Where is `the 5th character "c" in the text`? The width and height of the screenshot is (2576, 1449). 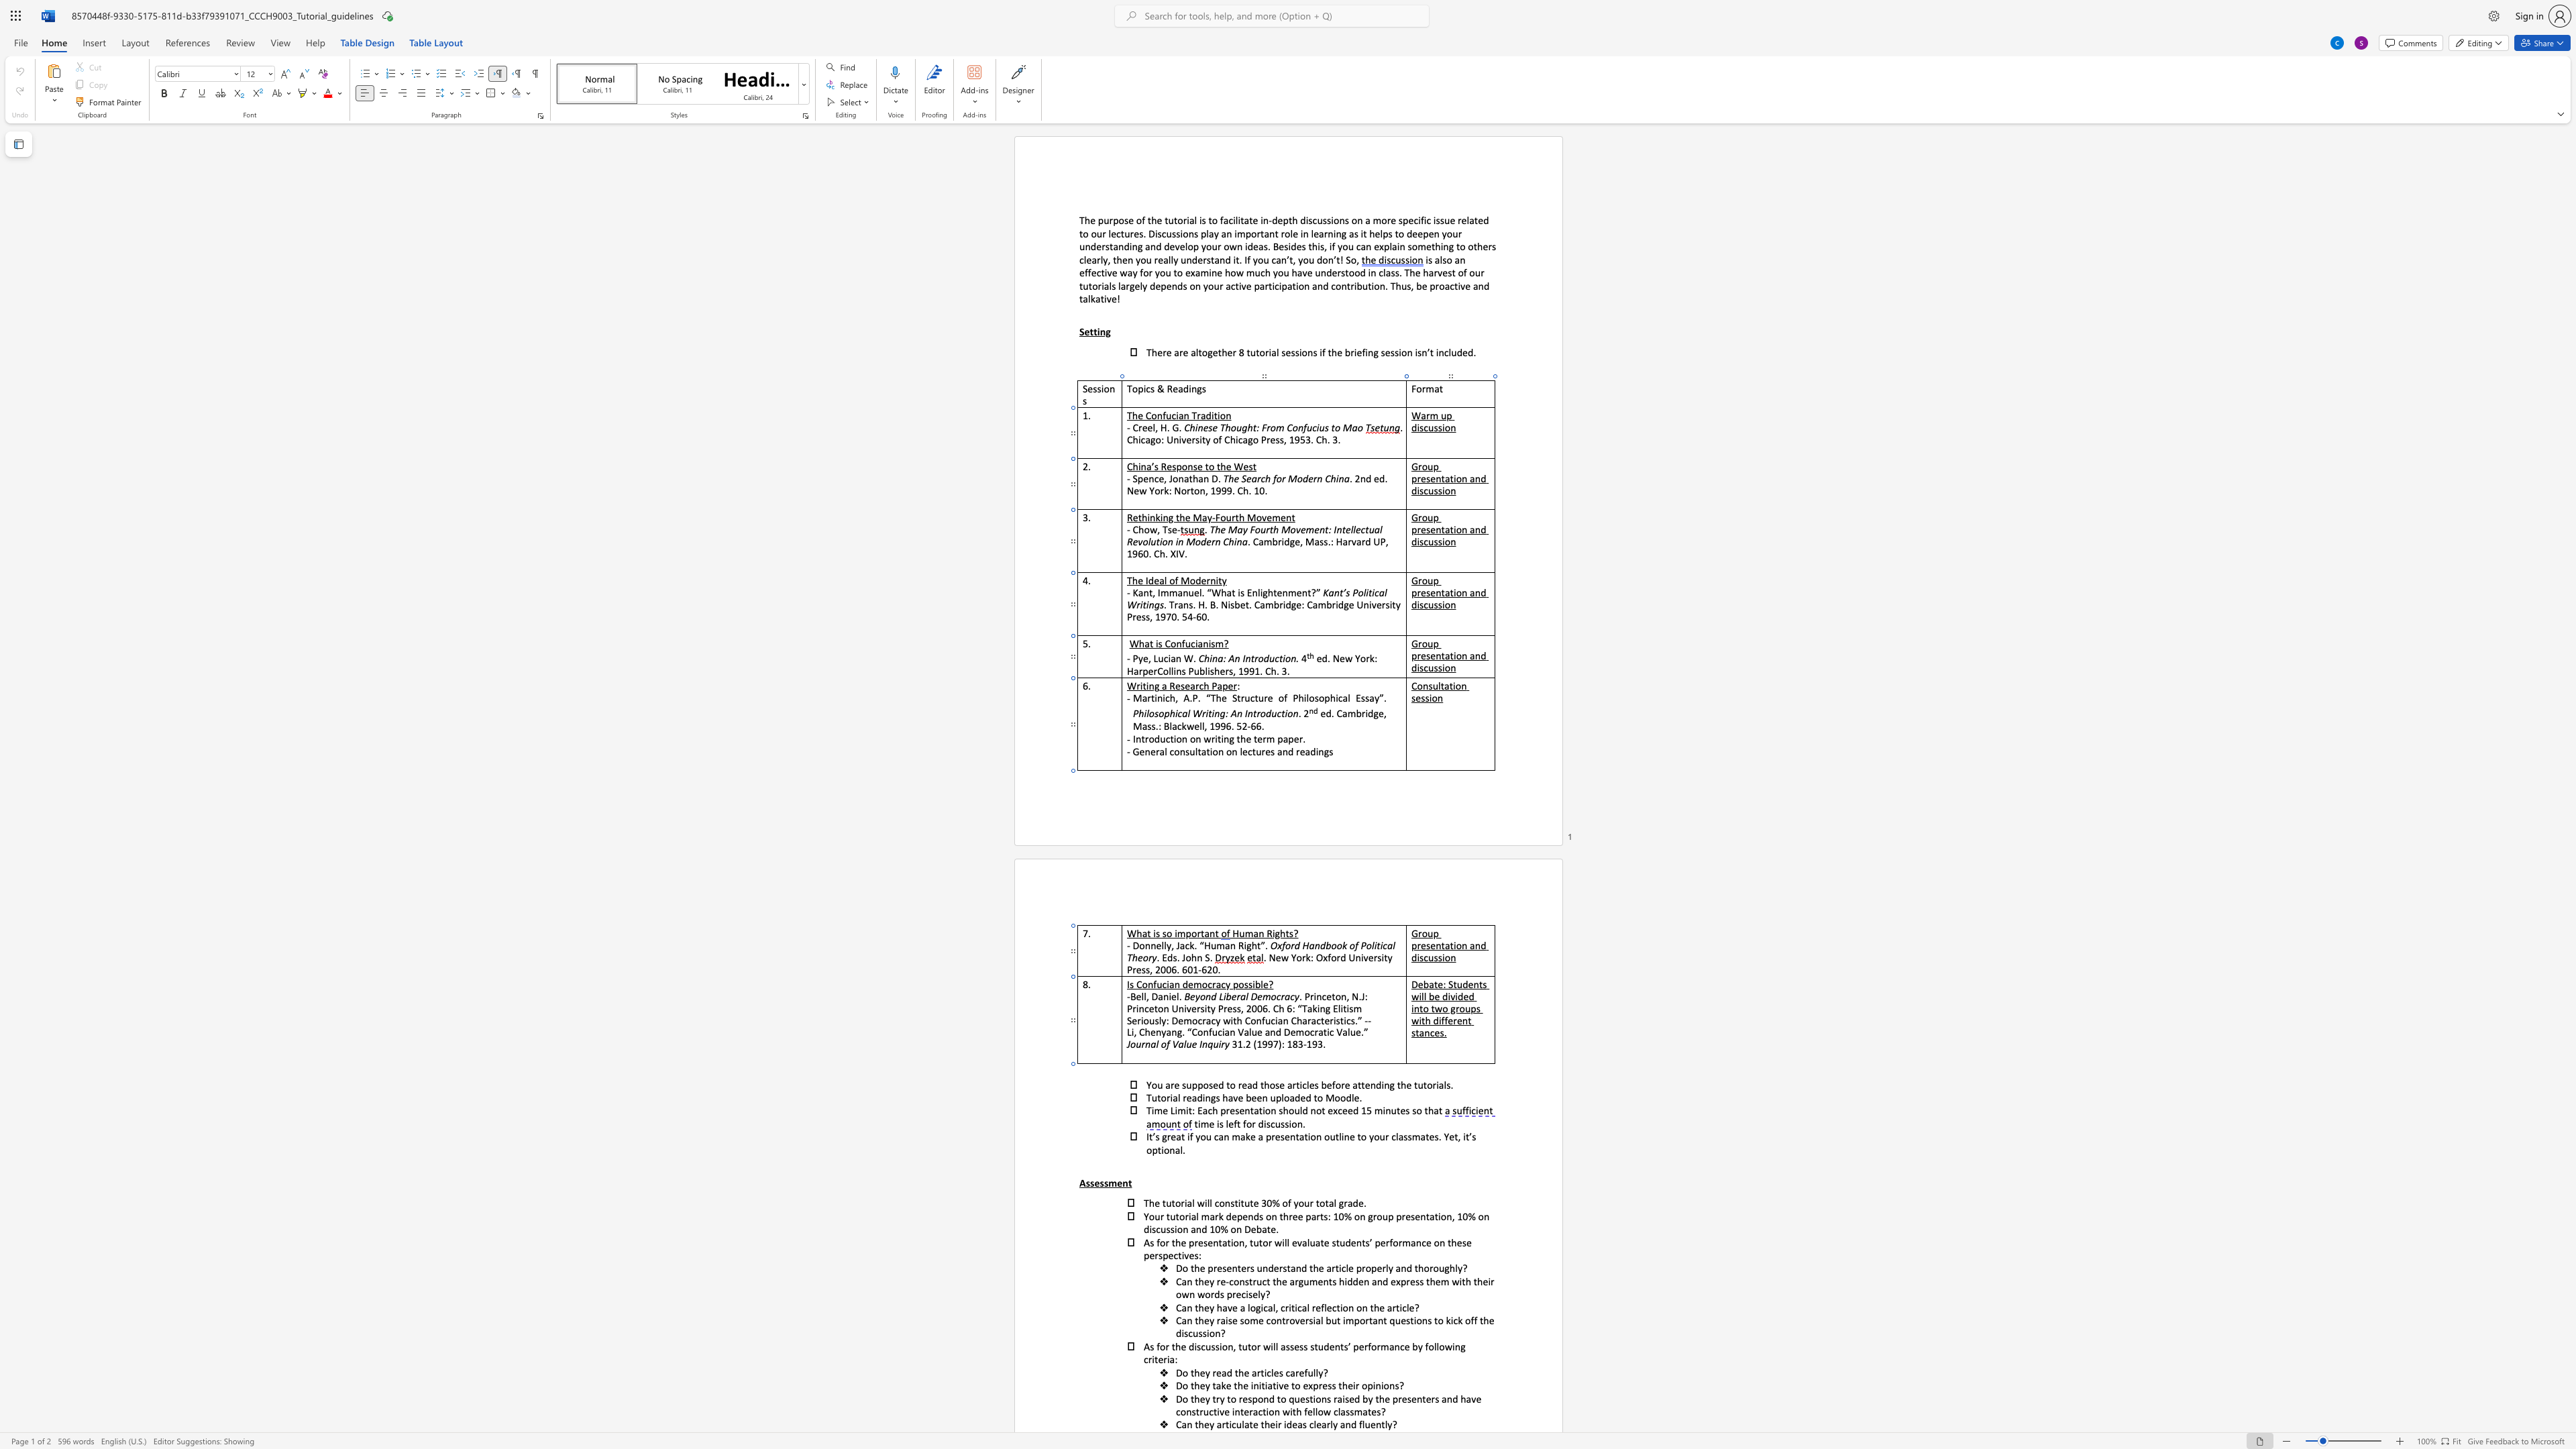 the 5th character "c" in the text is located at coordinates (1348, 1020).